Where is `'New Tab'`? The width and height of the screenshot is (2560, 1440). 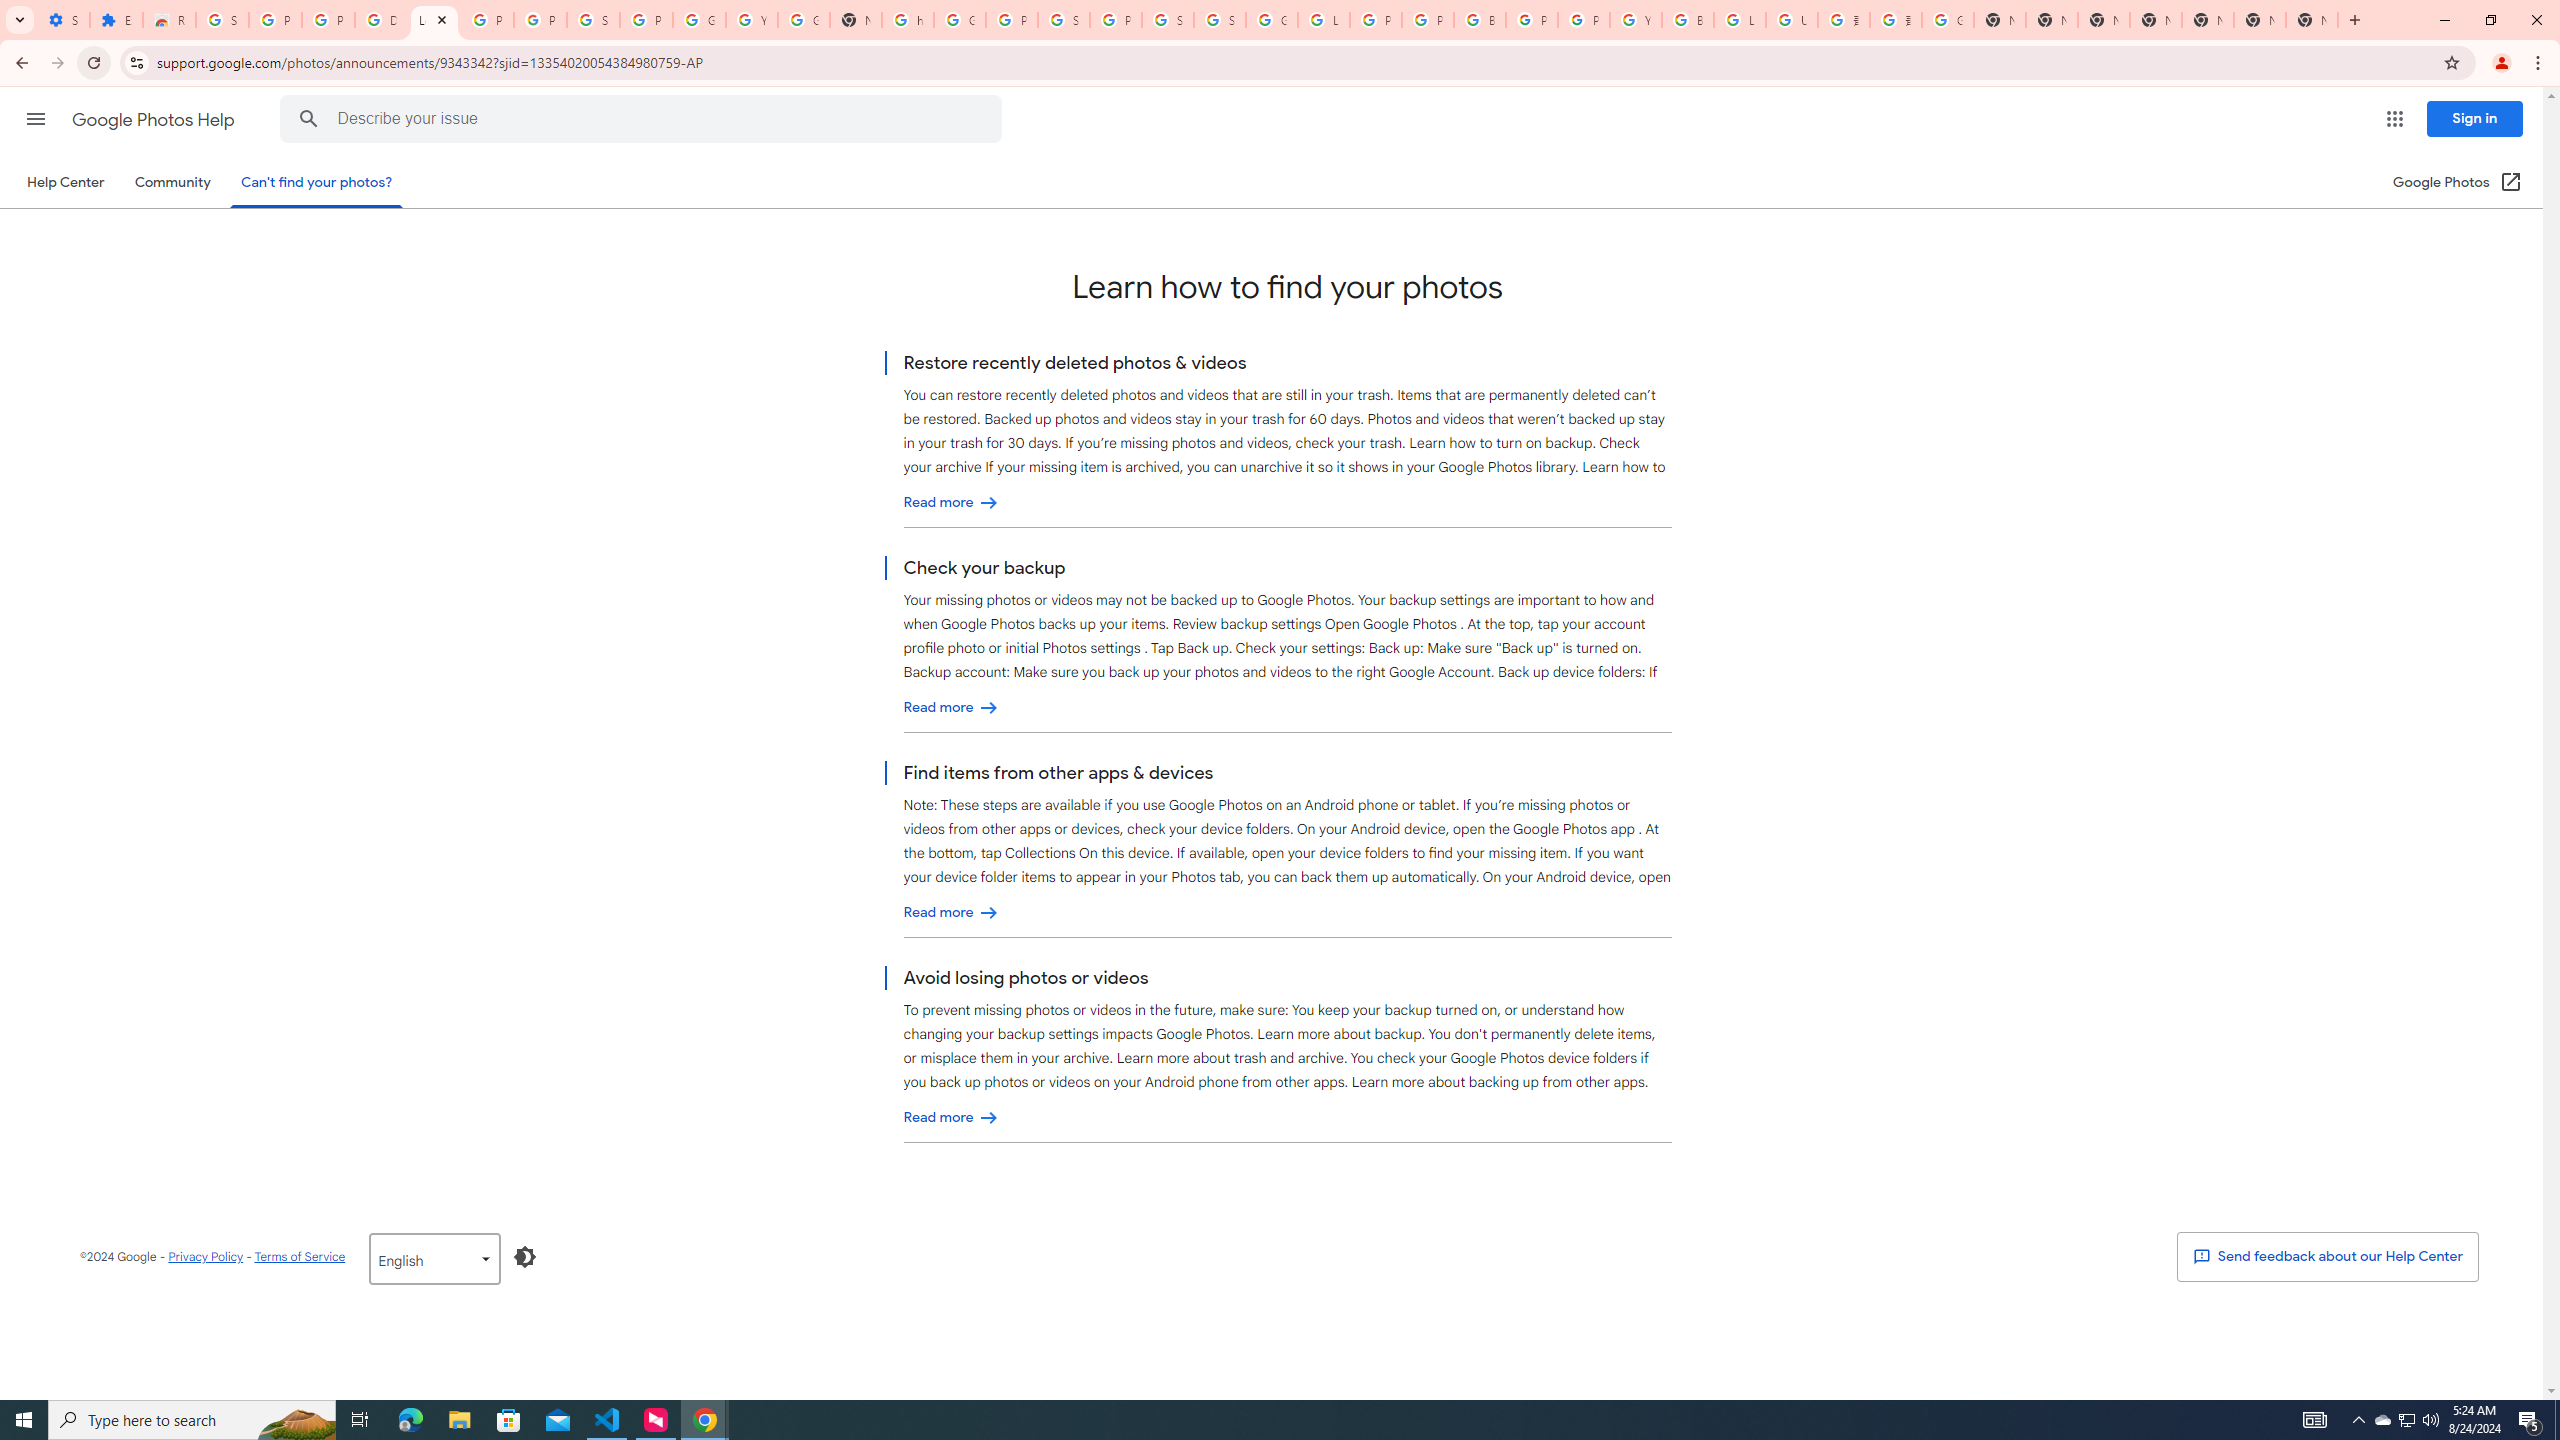
'New Tab' is located at coordinates (2311, 19).